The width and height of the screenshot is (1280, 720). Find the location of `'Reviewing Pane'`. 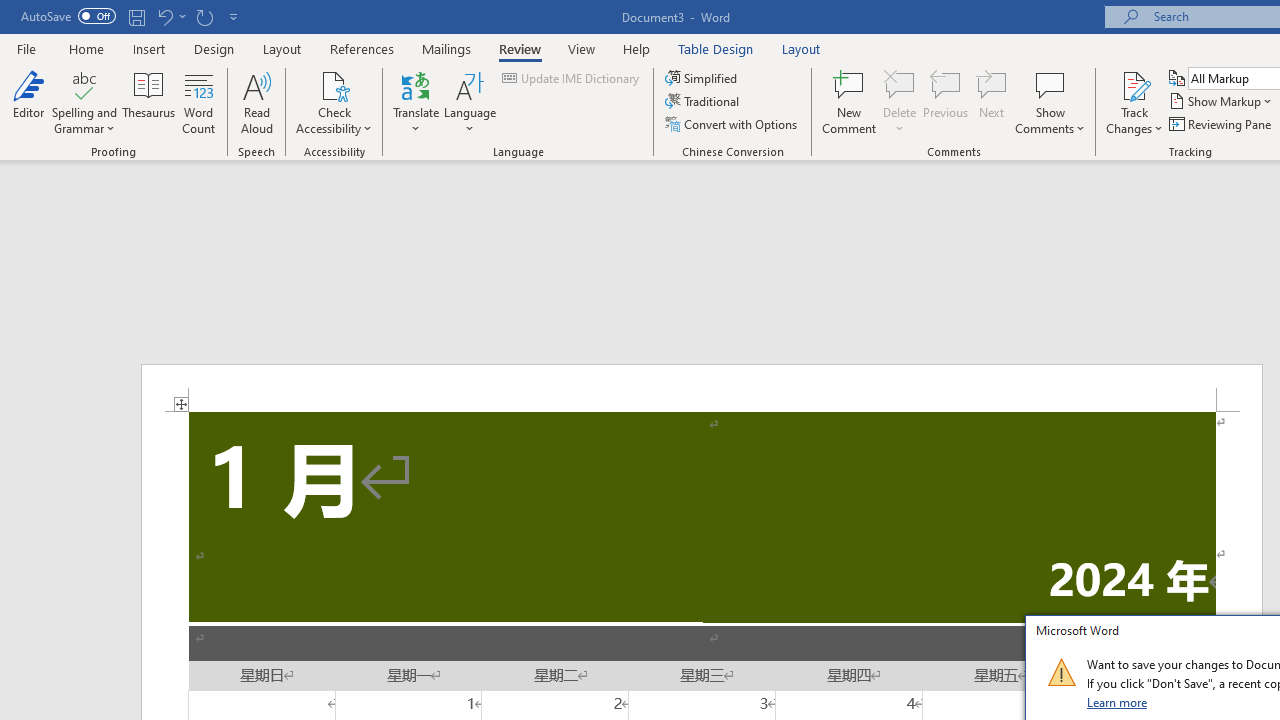

'Reviewing Pane' is located at coordinates (1220, 124).